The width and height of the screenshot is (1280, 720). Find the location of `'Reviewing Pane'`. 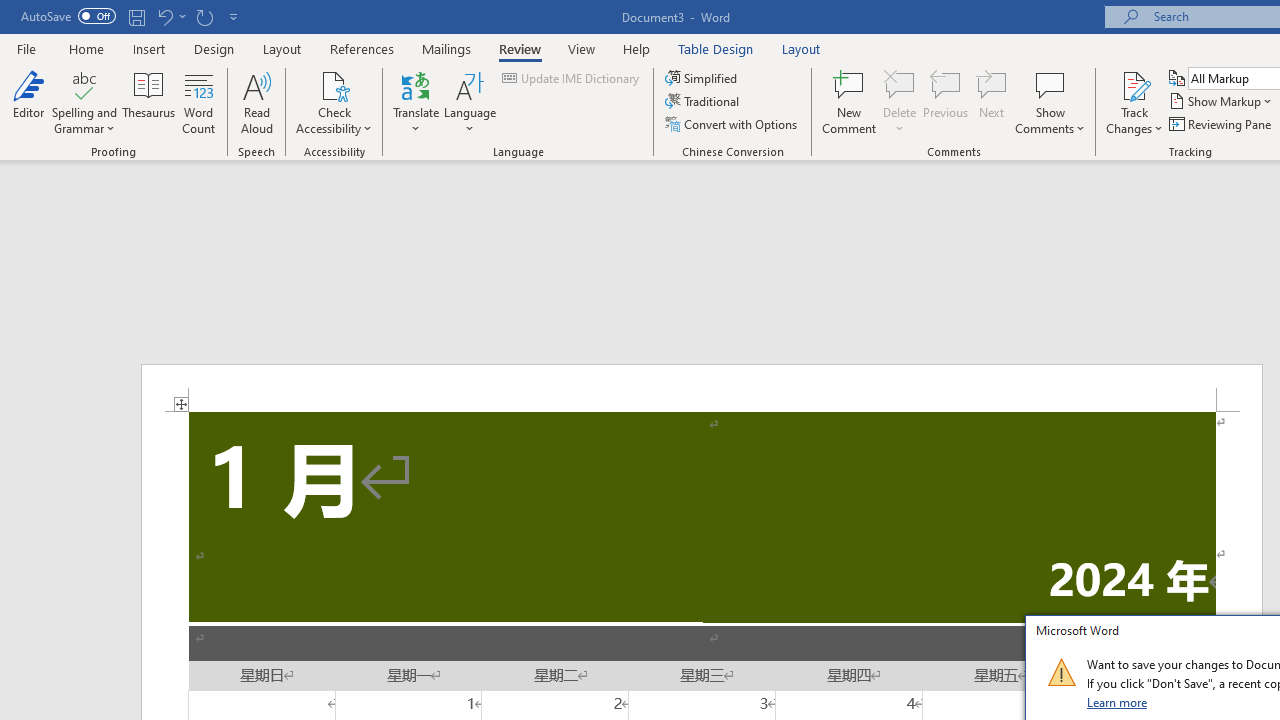

'Reviewing Pane' is located at coordinates (1220, 124).